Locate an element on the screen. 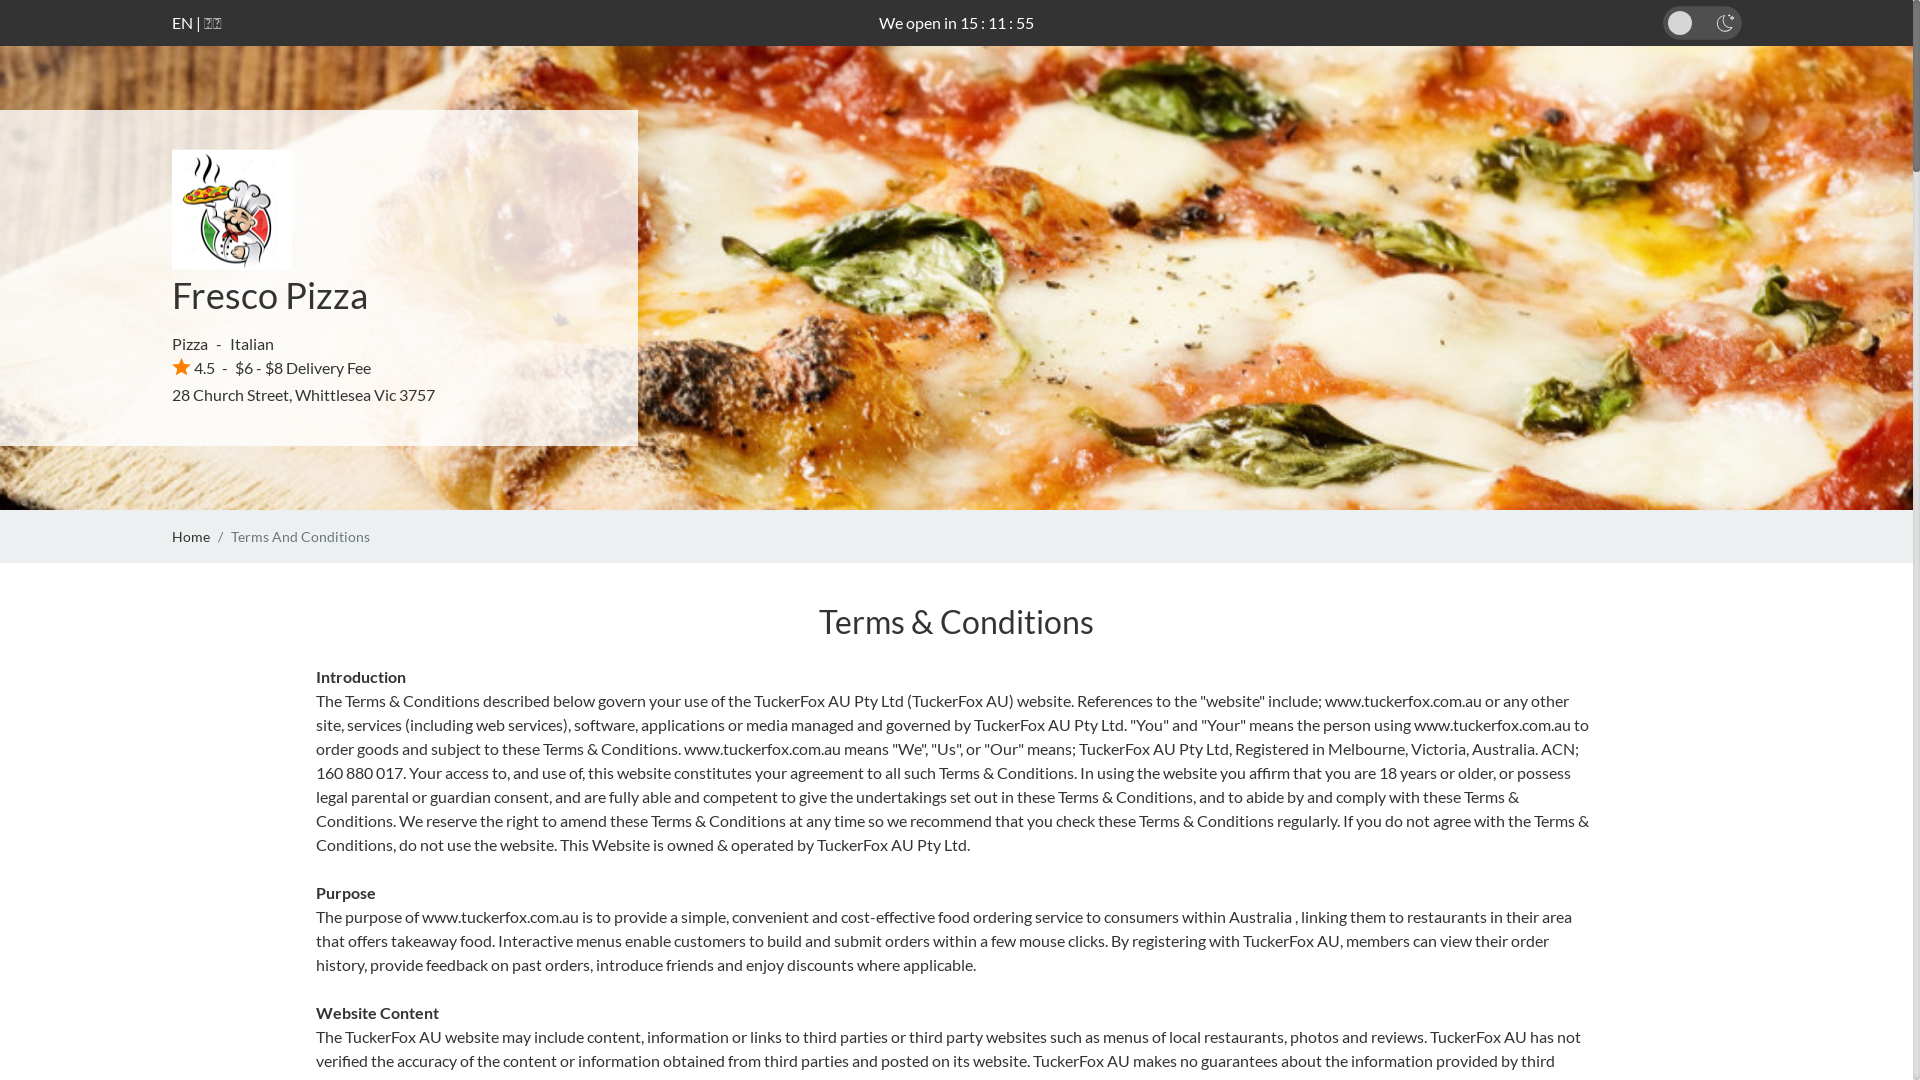  'Home' is located at coordinates (191, 535).